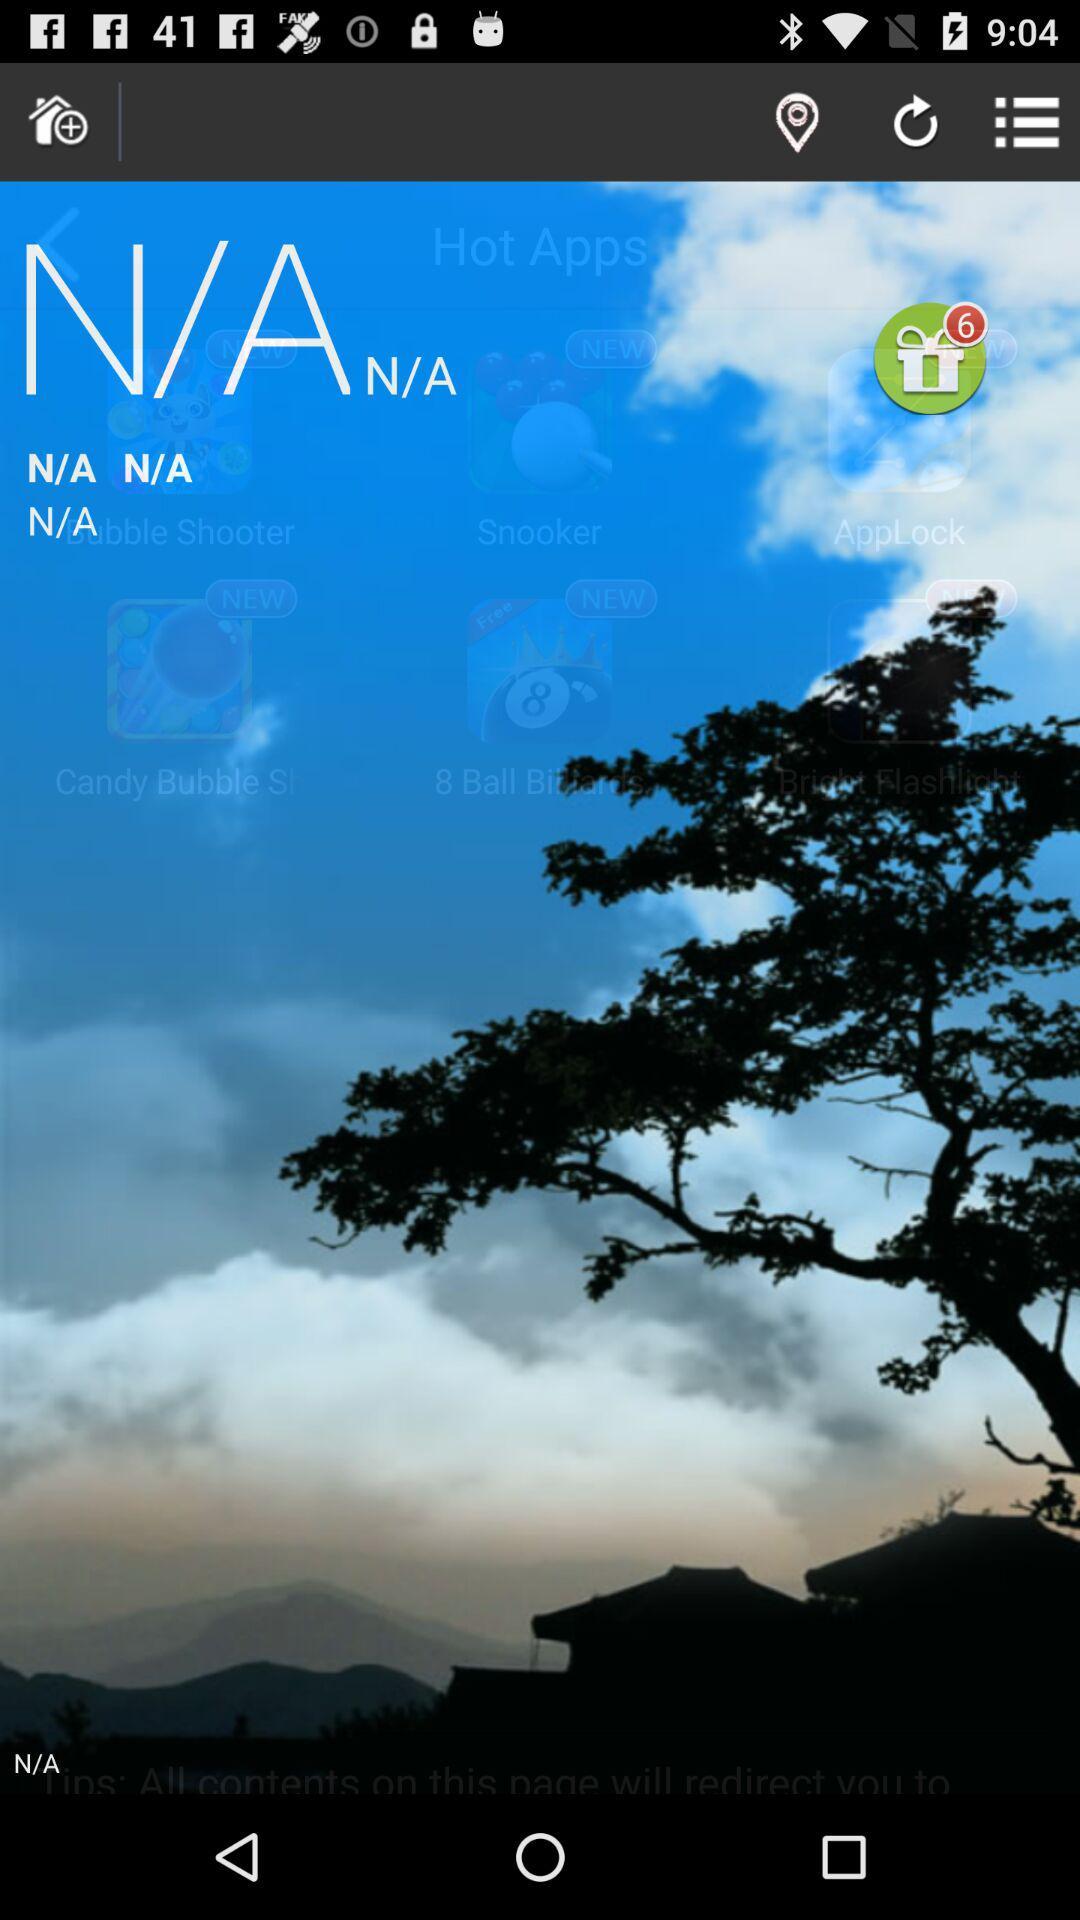 This screenshot has width=1080, height=1920. Describe the element at coordinates (796, 121) in the screenshot. I see `map` at that location.